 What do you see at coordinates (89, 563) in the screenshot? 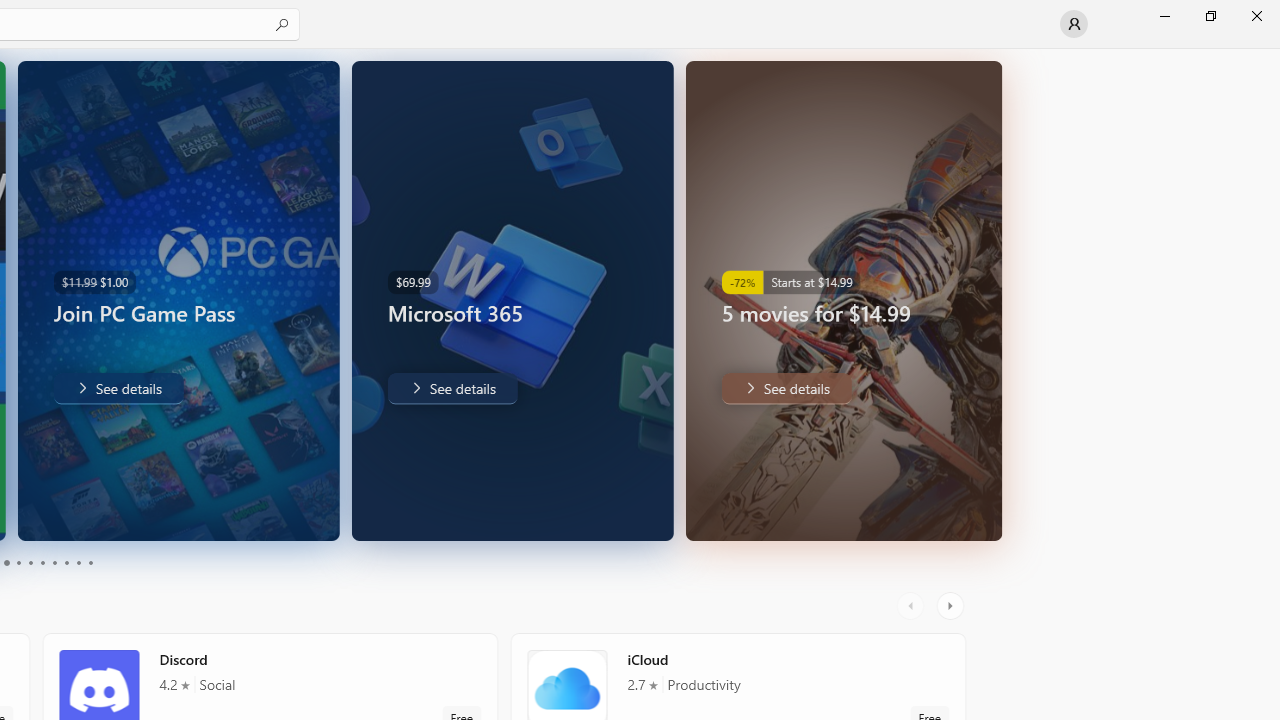
I see `'Page 10'` at bounding box center [89, 563].